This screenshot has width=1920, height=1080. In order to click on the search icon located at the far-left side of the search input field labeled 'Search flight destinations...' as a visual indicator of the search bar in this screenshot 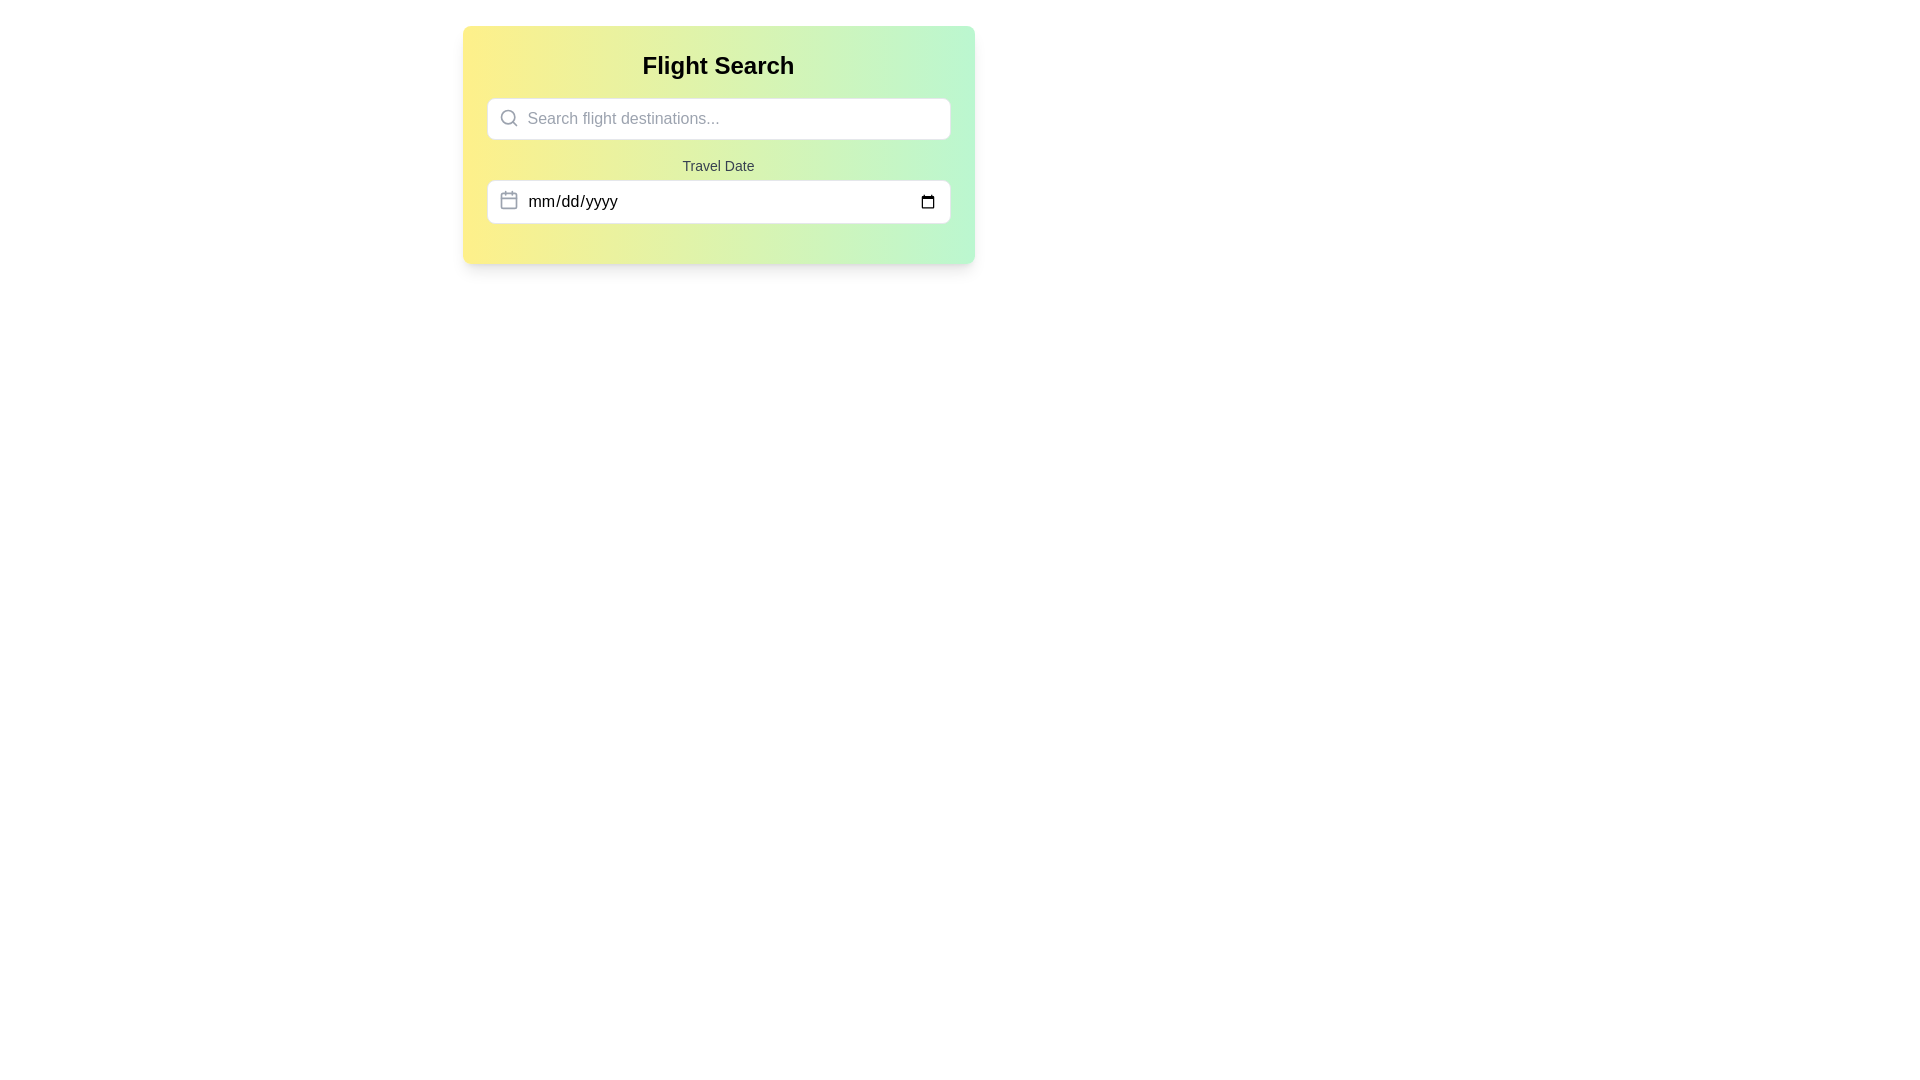, I will do `click(508, 118)`.